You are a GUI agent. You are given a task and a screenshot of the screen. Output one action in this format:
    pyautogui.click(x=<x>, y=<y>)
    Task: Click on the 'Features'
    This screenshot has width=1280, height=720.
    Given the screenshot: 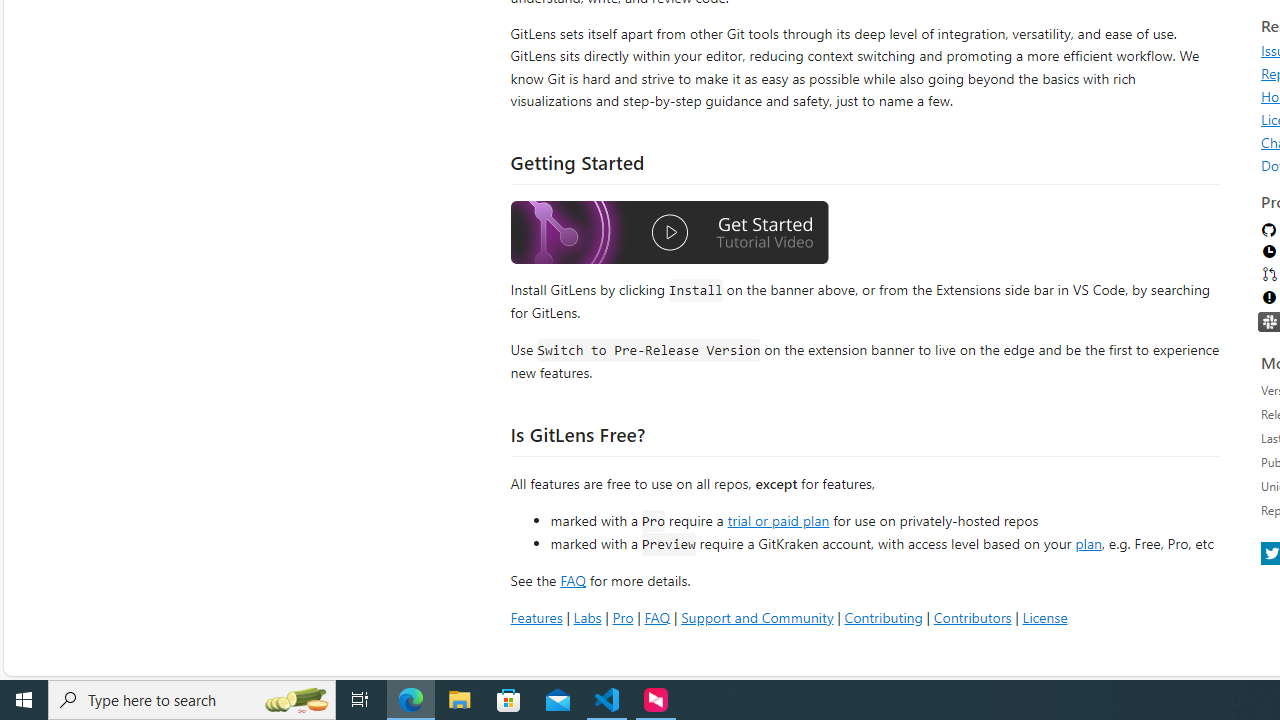 What is the action you would take?
    pyautogui.click(x=536, y=616)
    